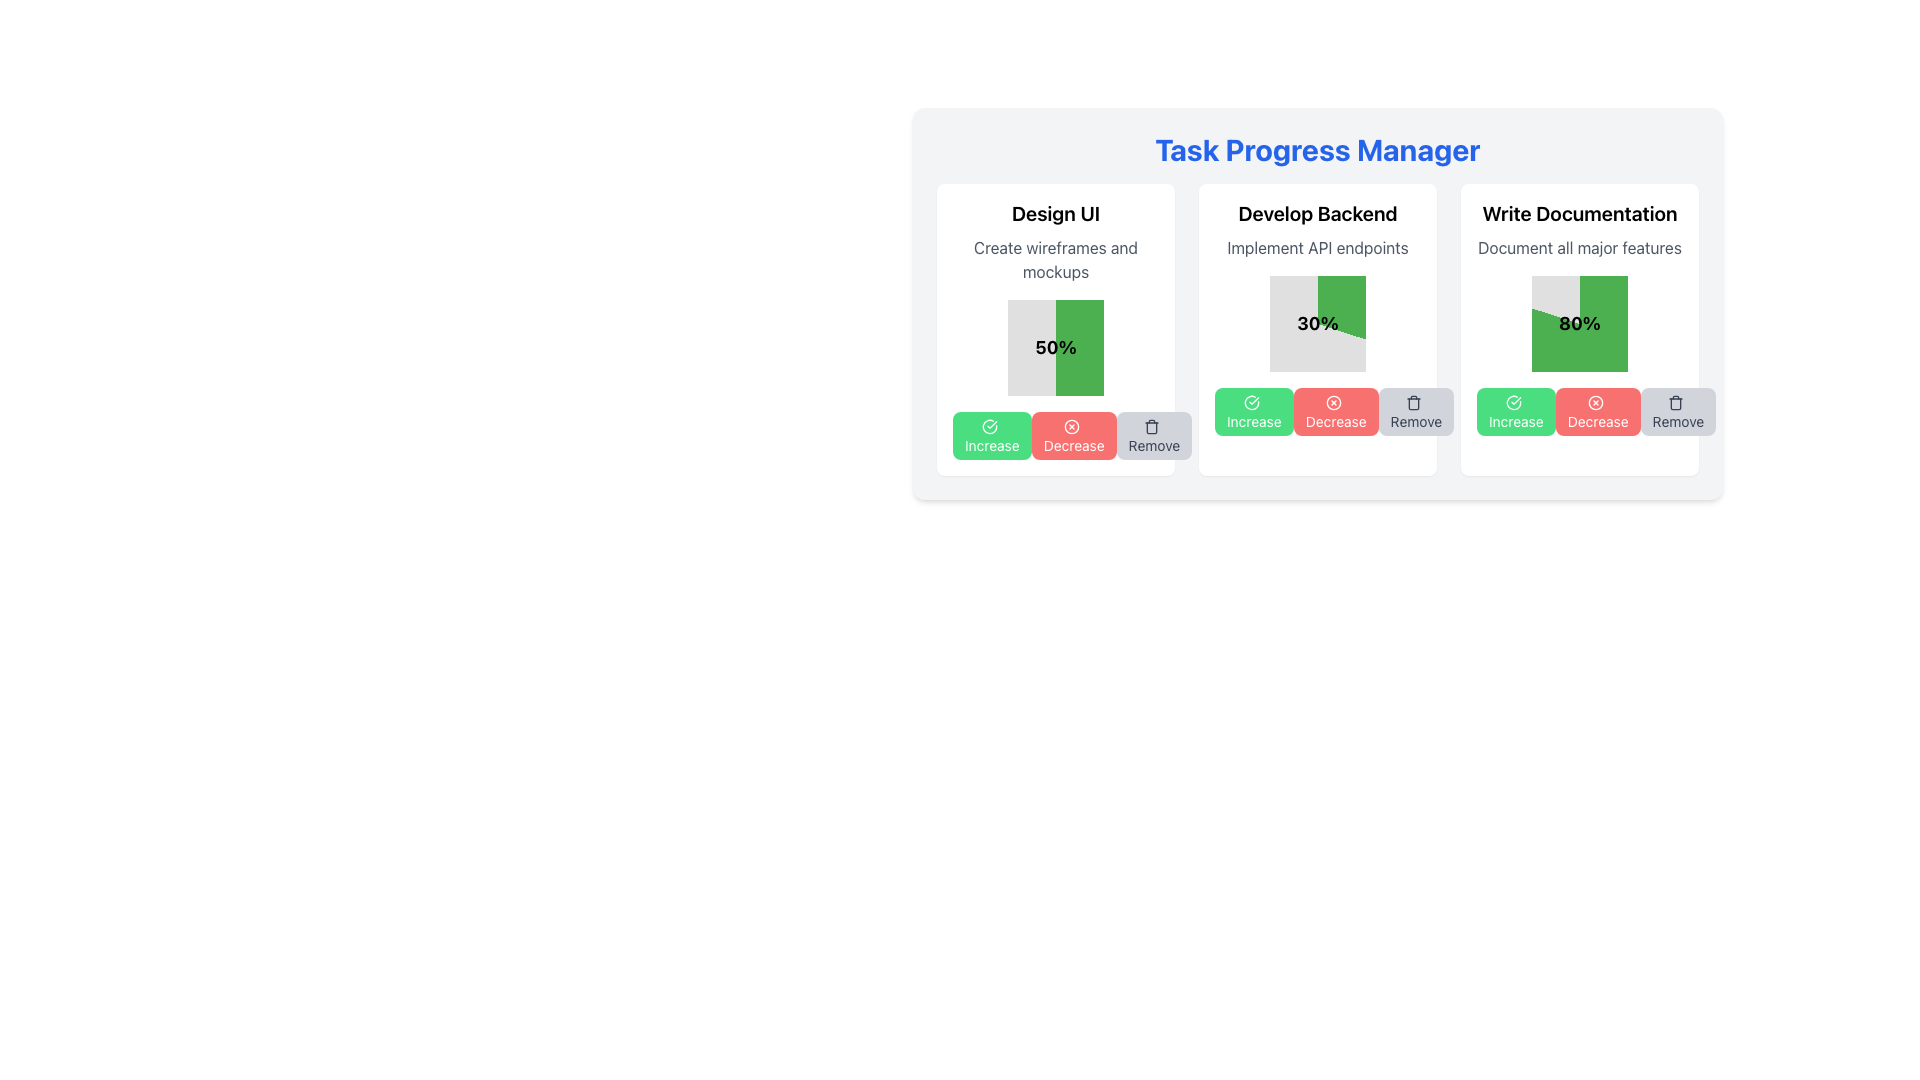  Describe the element at coordinates (1678, 411) in the screenshot. I see `the gray rounded button labeled 'Remove' with a trash icon, located as the third button in a row below the 'Write Documentation' card` at that location.